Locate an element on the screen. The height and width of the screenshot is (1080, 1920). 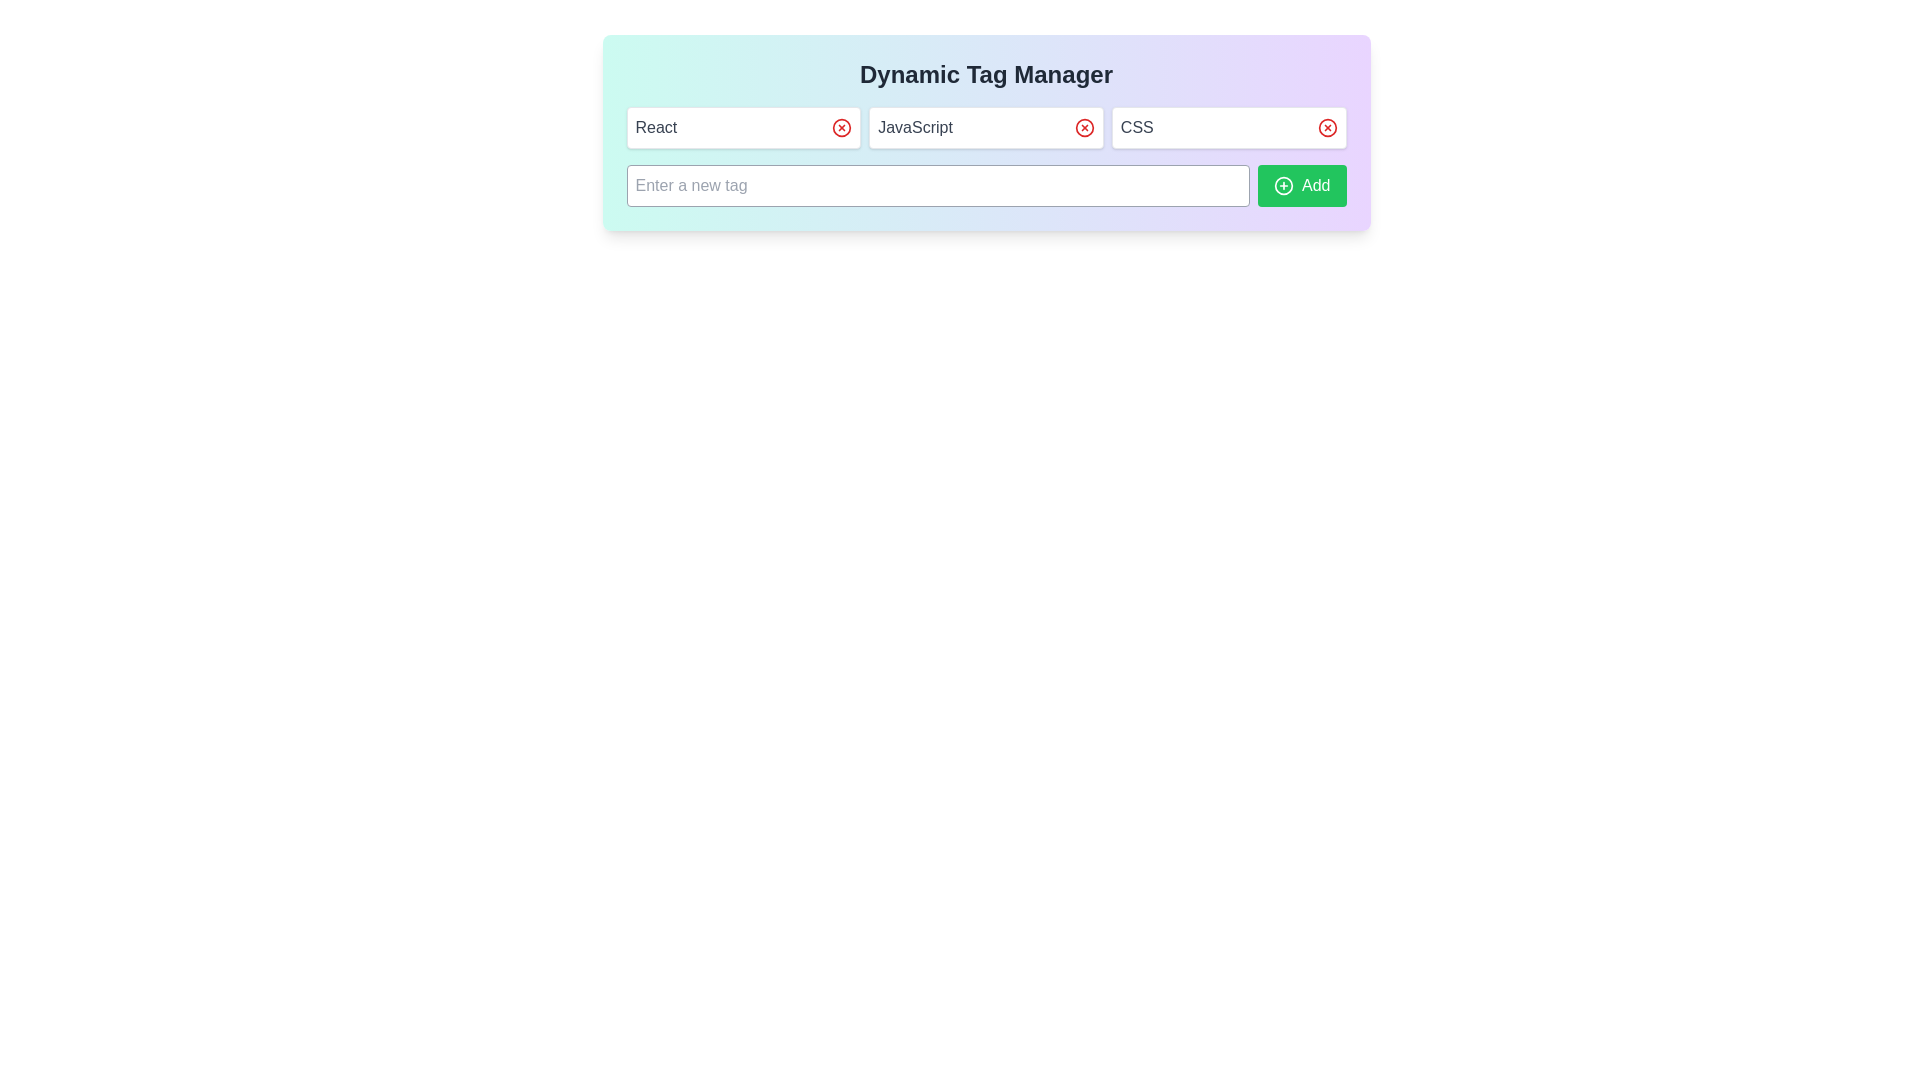
the Remove button for the tag JavaScript is located at coordinates (1083, 127).